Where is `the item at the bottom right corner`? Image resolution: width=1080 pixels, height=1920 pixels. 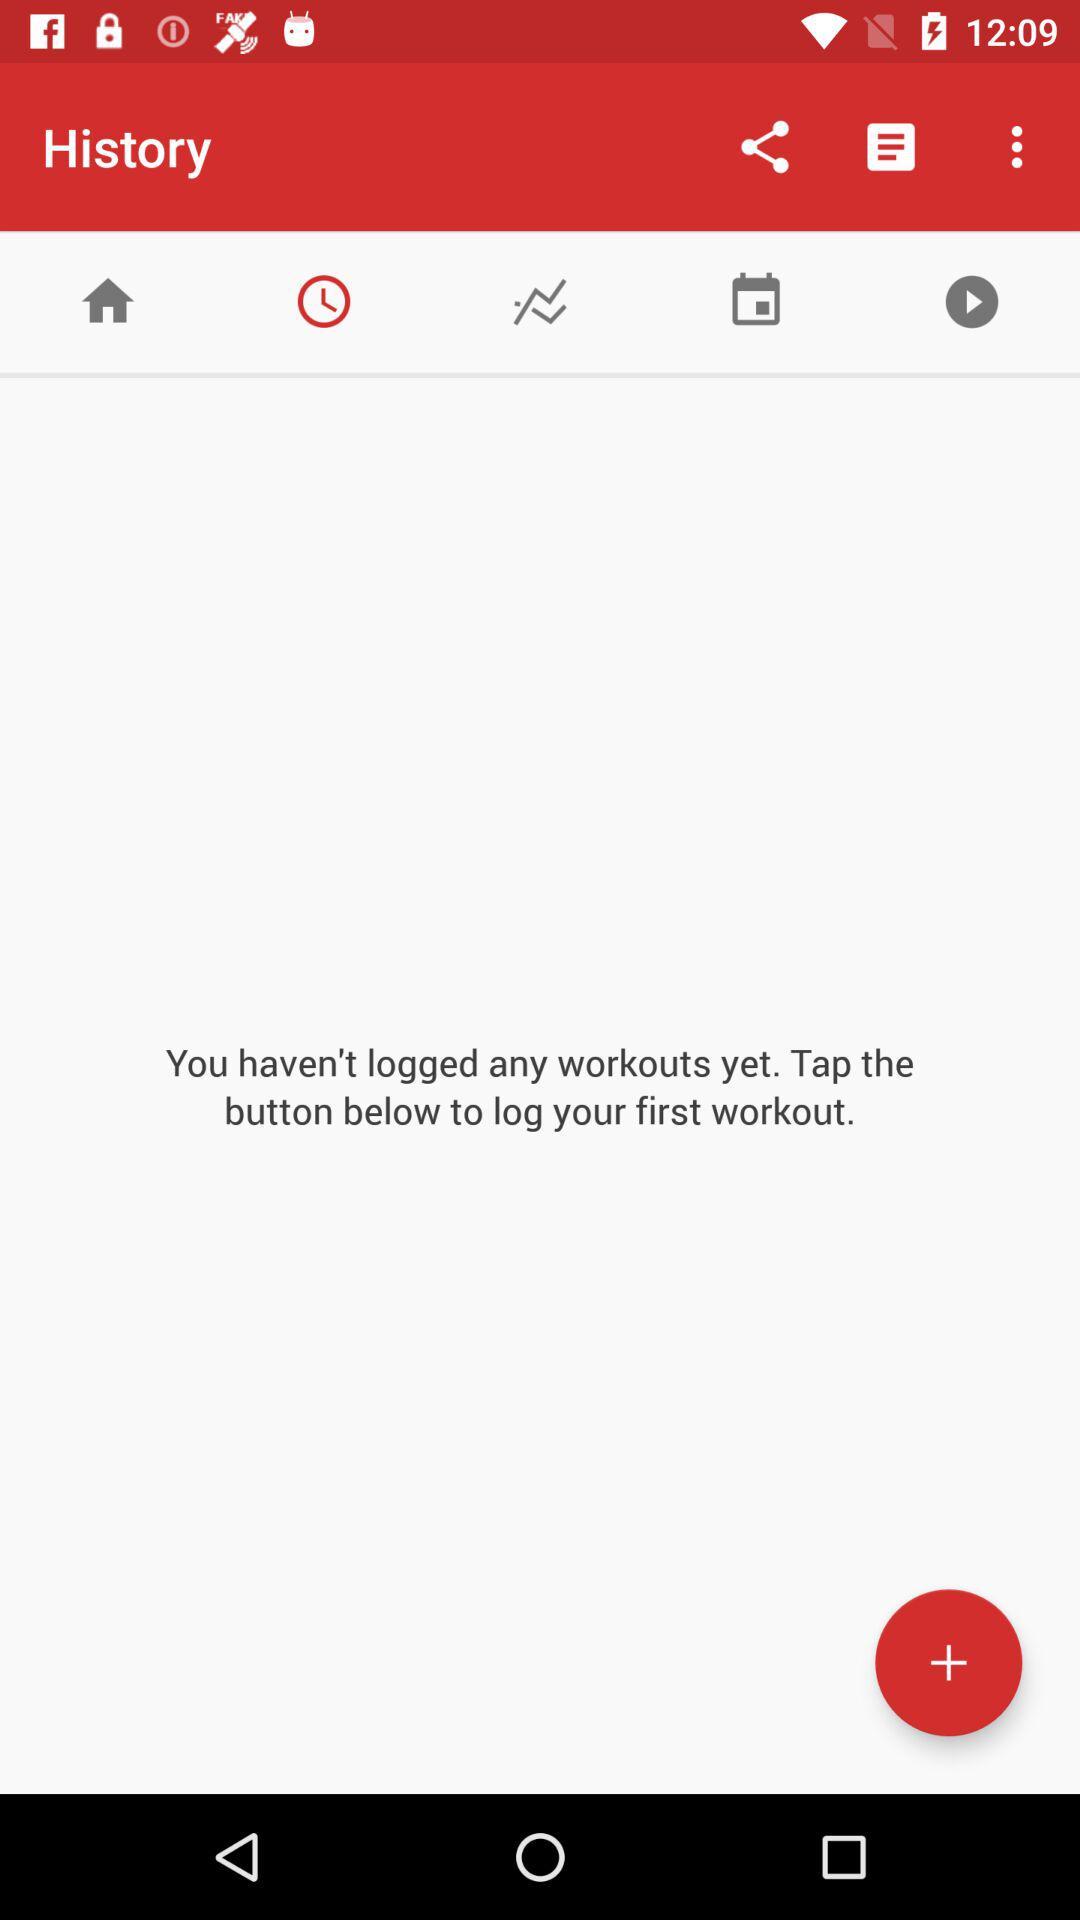
the item at the bottom right corner is located at coordinates (947, 1662).